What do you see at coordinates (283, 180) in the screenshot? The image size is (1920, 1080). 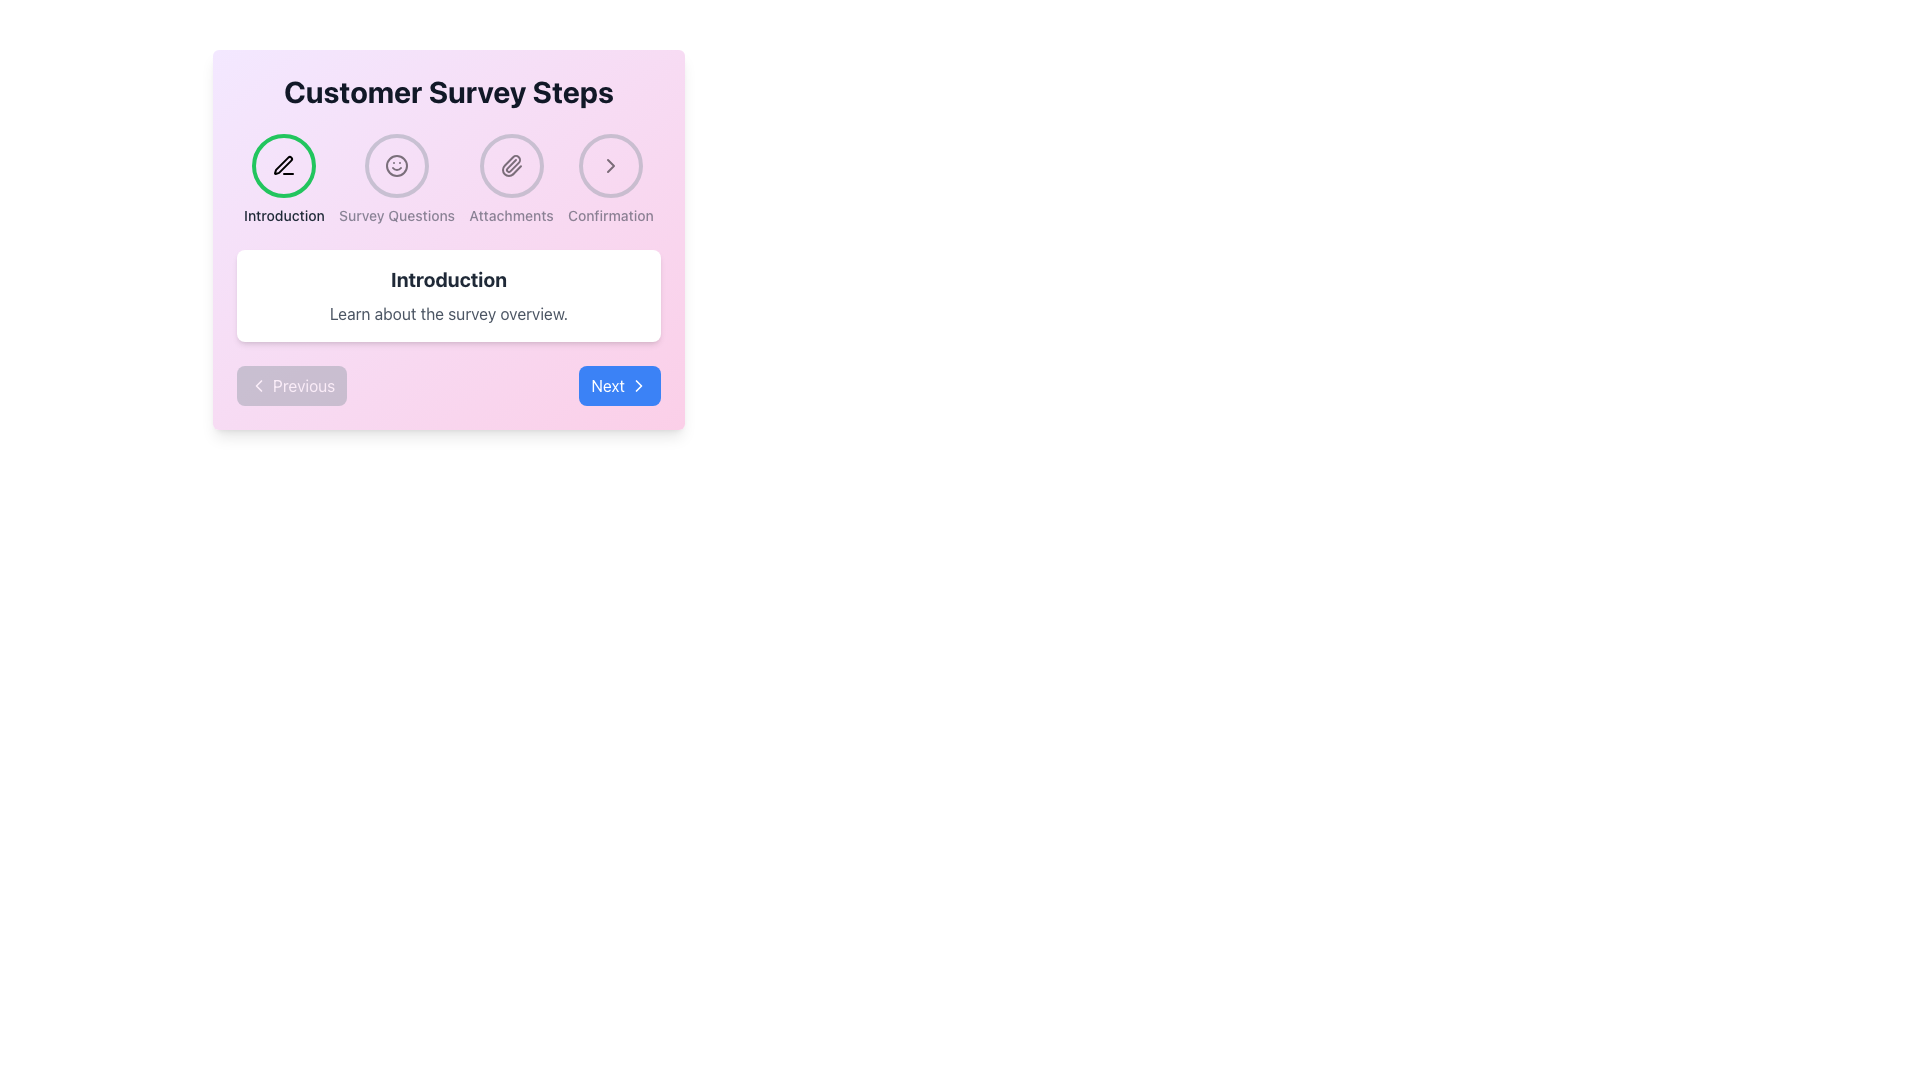 I see `the first step indicator of the navigation sequence for the survey wizard, labeled 'Customer Survey Steps'` at bounding box center [283, 180].